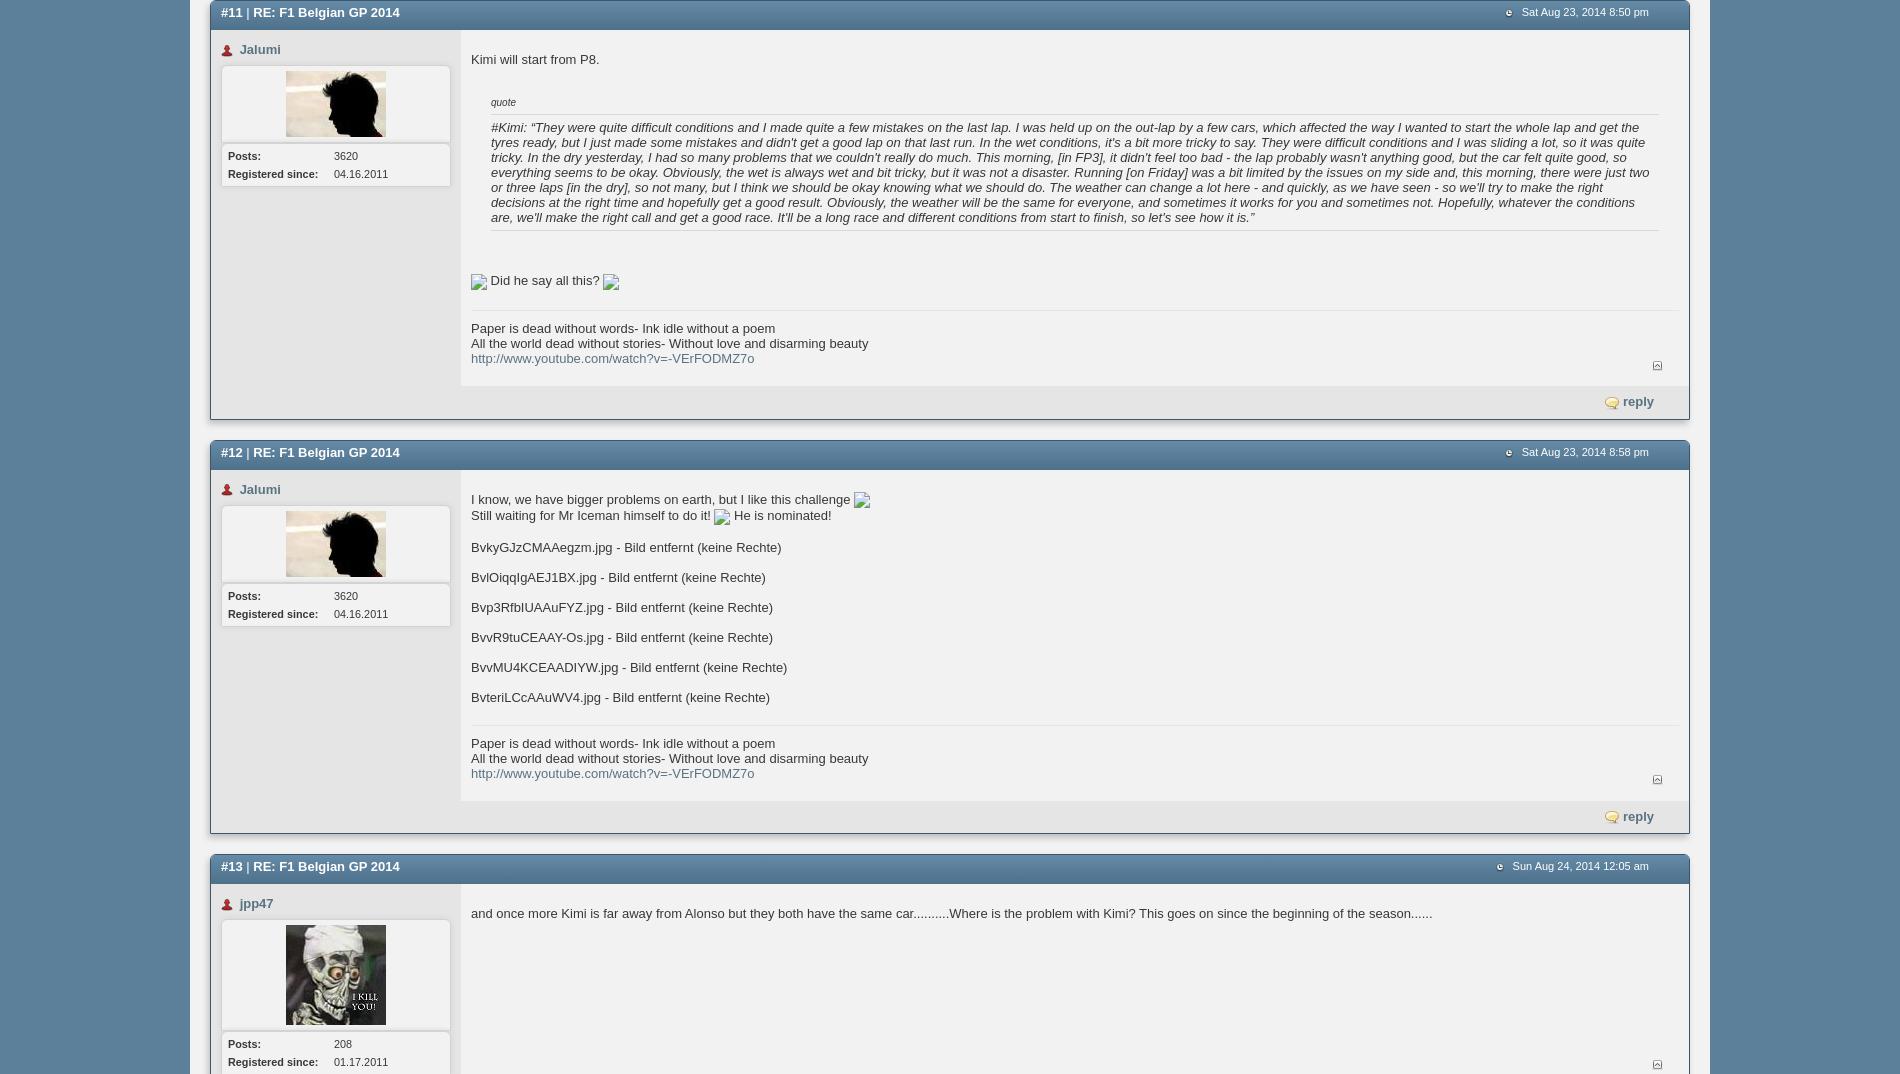 This screenshot has height=1074, width=1900. What do you see at coordinates (231, 11) in the screenshot?
I see `'#11'` at bounding box center [231, 11].